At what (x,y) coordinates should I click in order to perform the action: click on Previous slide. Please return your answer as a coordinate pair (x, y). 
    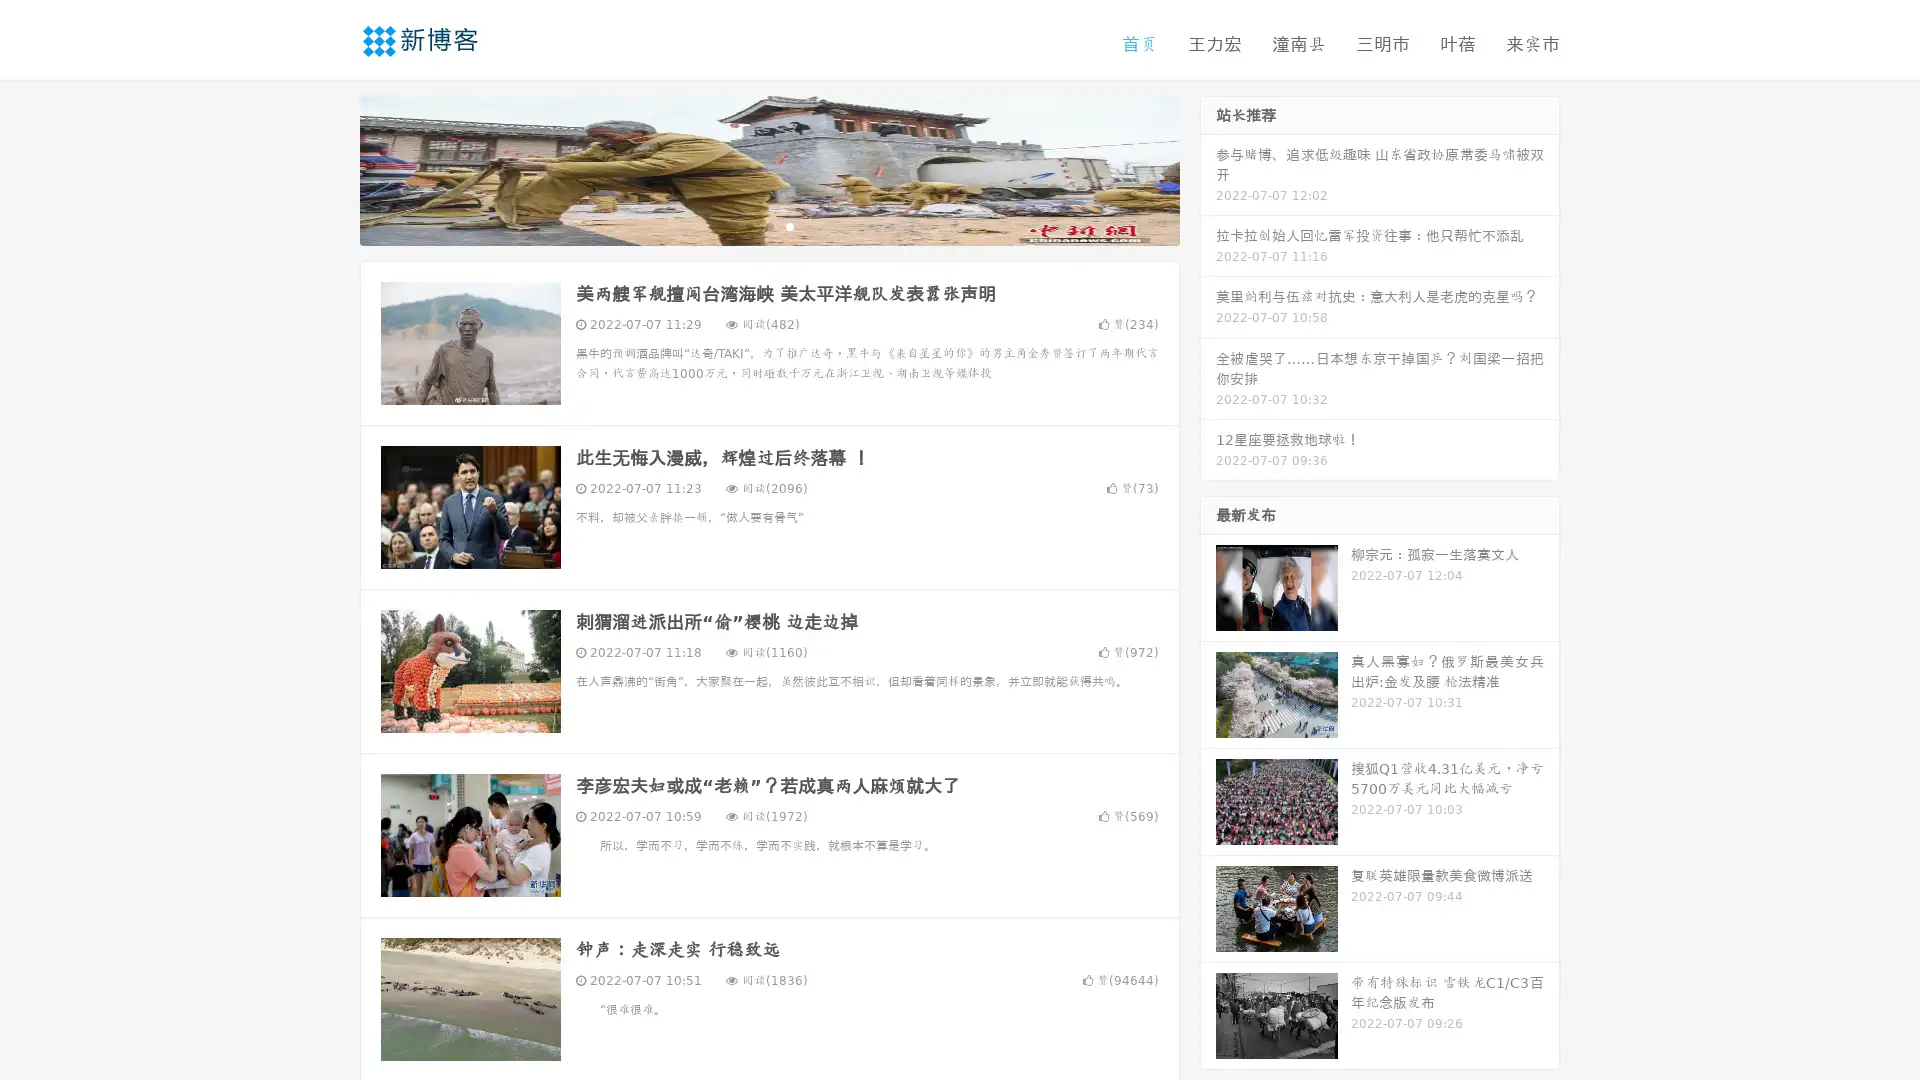
    Looking at the image, I should click on (330, 168).